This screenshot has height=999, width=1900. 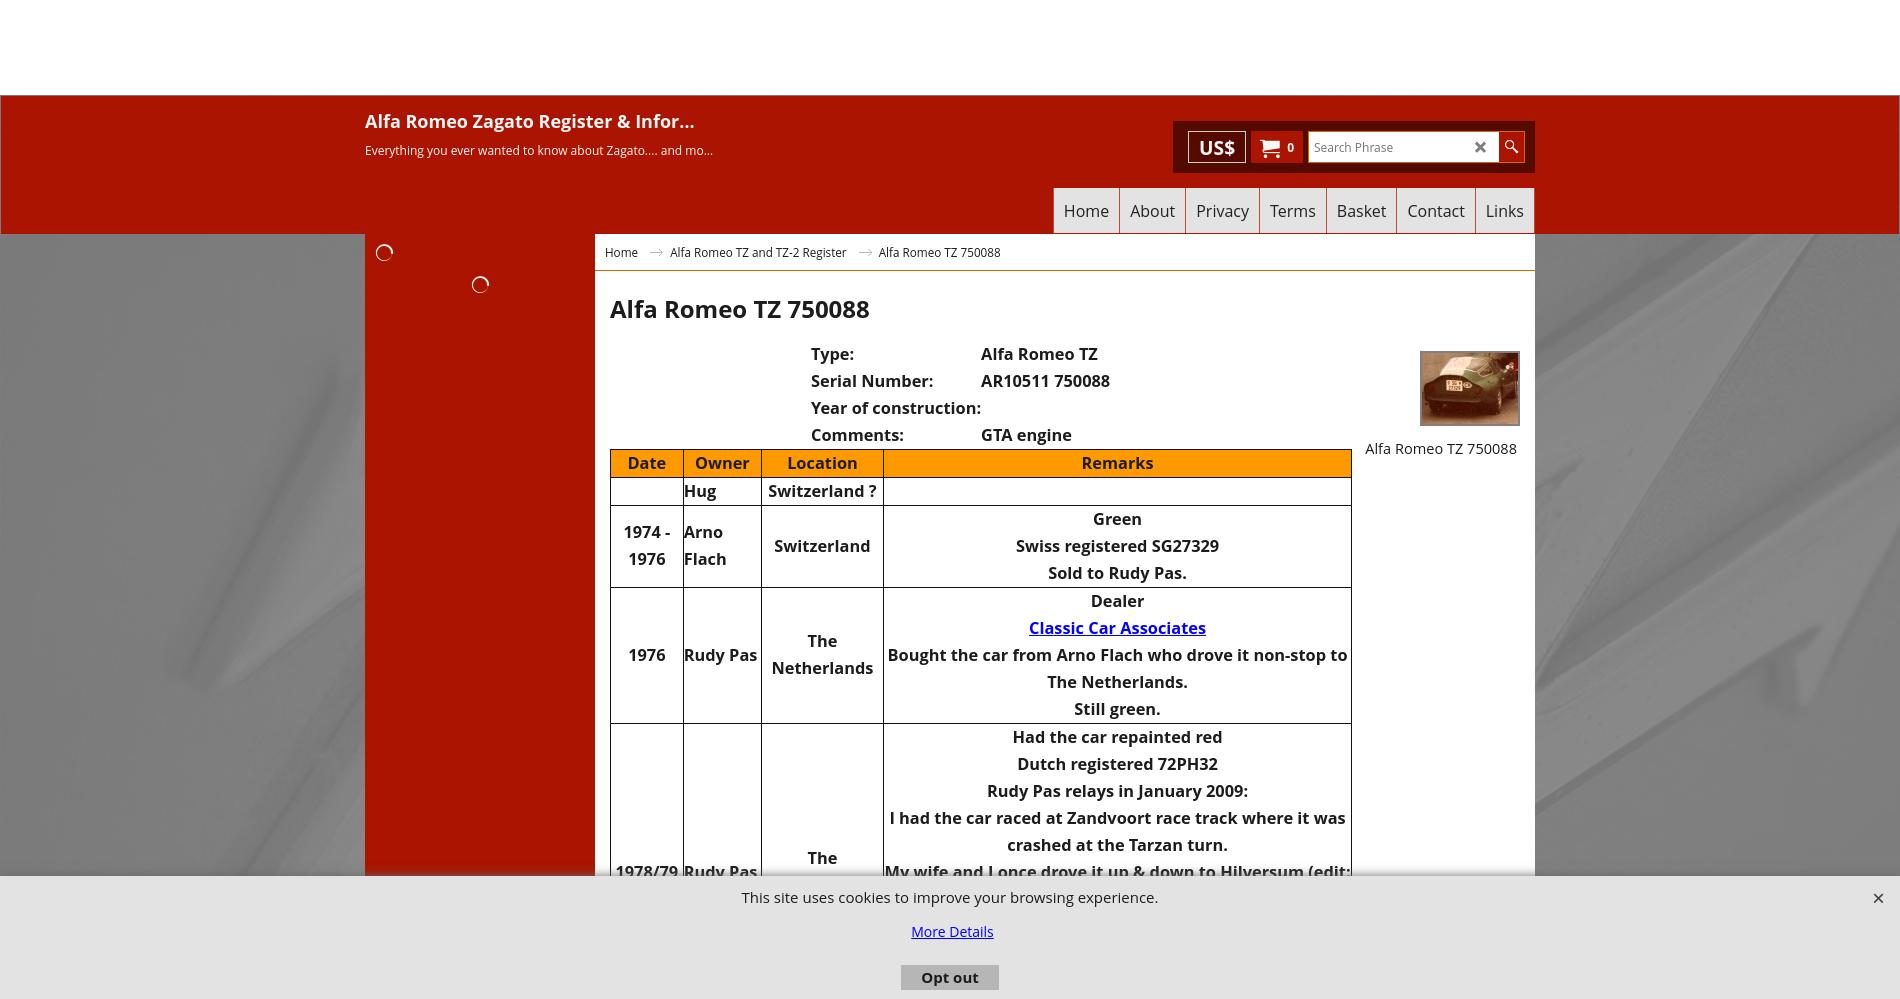 What do you see at coordinates (952, 931) in the screenshot?
I see `'More Details'` at bounding box center [952, 931].